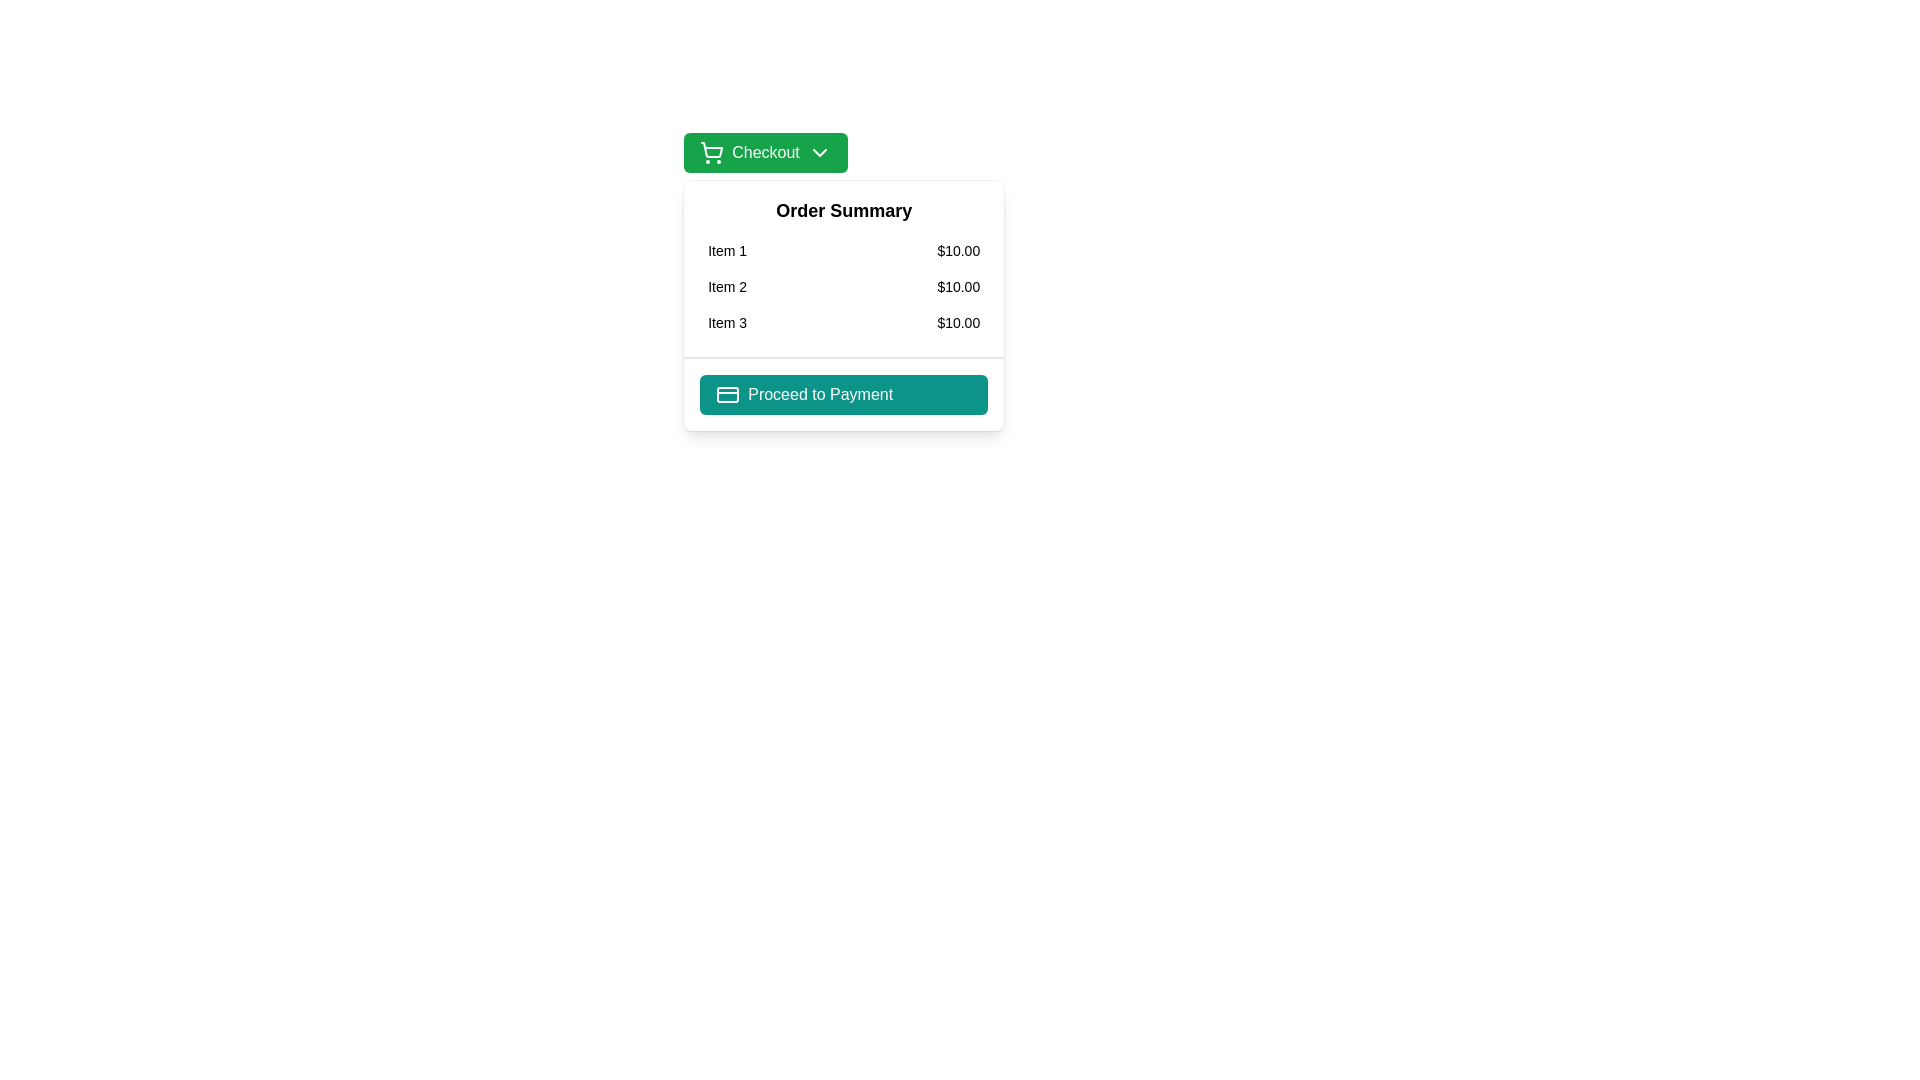 This screenshot has width=1920, height=1080. What do you see at coordinates (844, 305) in the screenshot?
I see `the 'Order Summary' card` at bounding box center [844, 305].